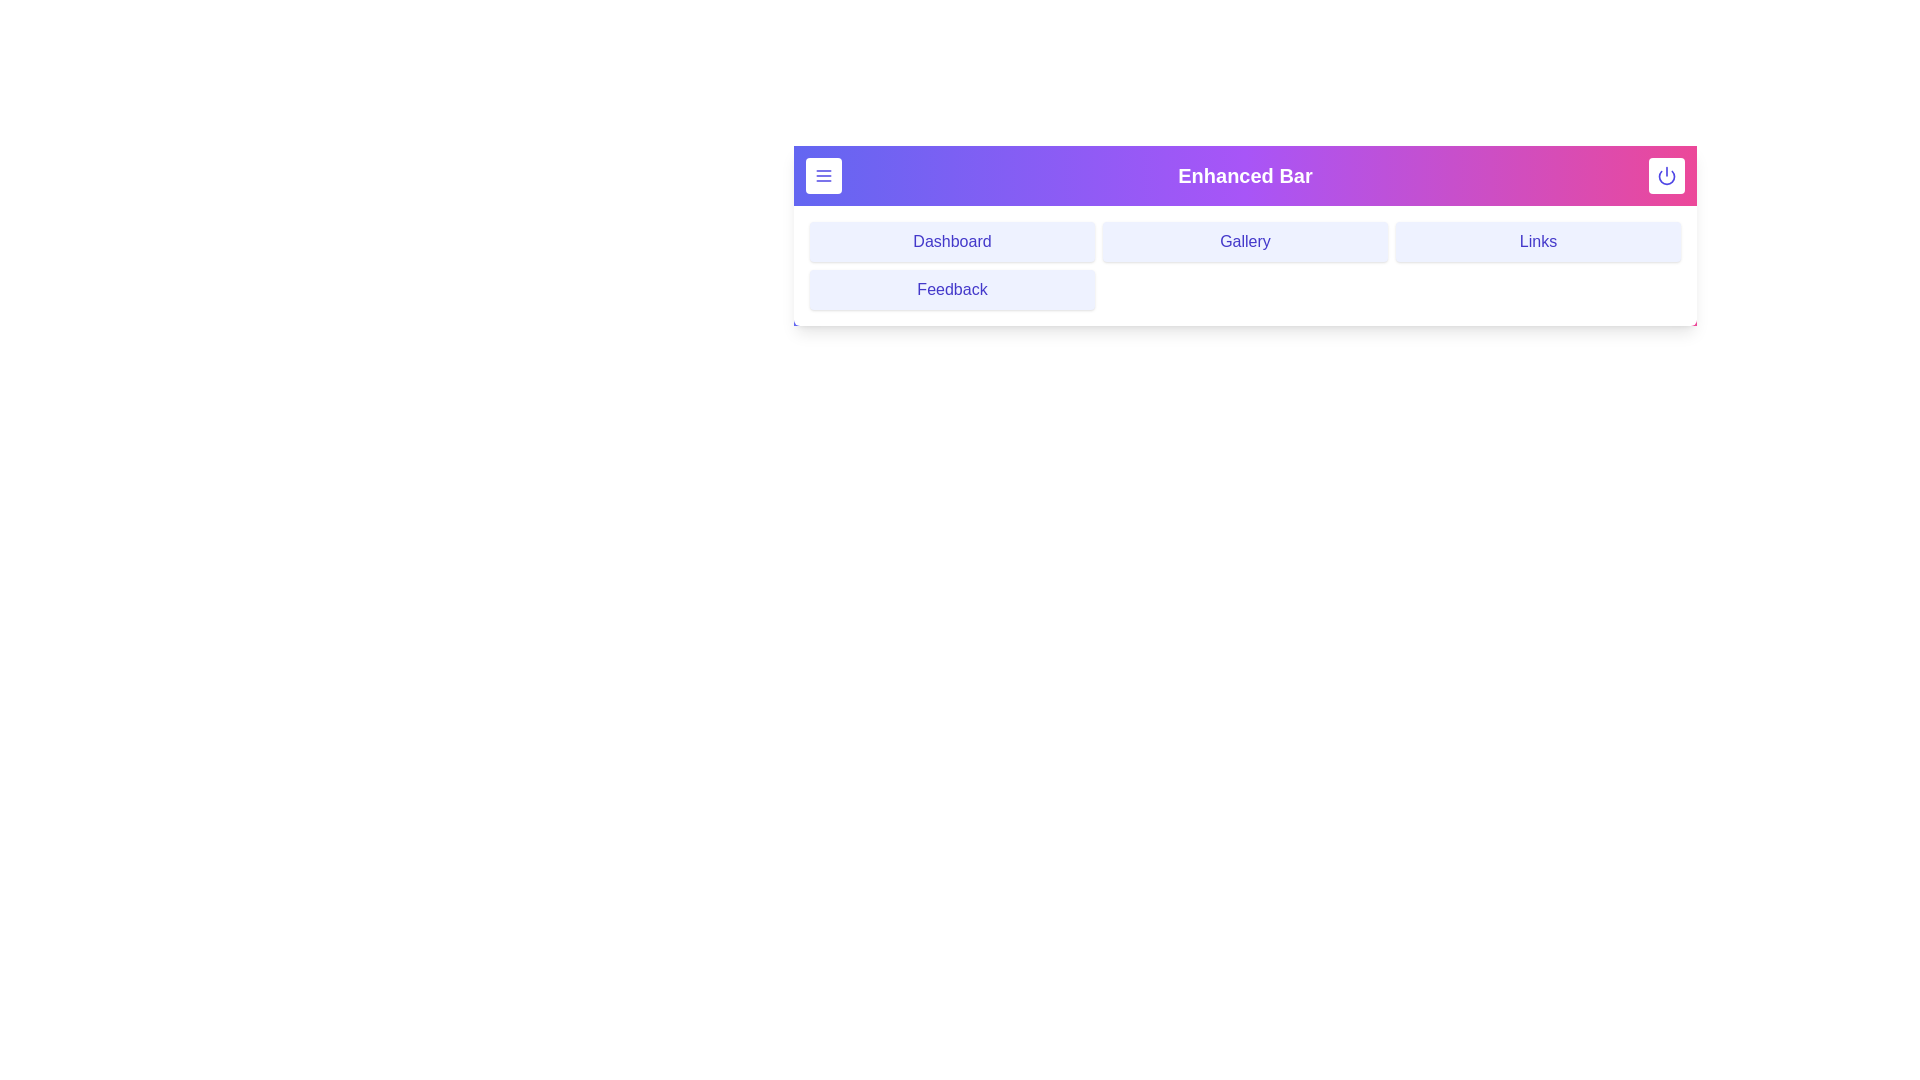 The height and width of the screenshot is (1080, 1920). What do you see at coordinates (1537, 241) in the screenshot?
I see `the navigation menu item Links` at bounding box center [1537, 241].